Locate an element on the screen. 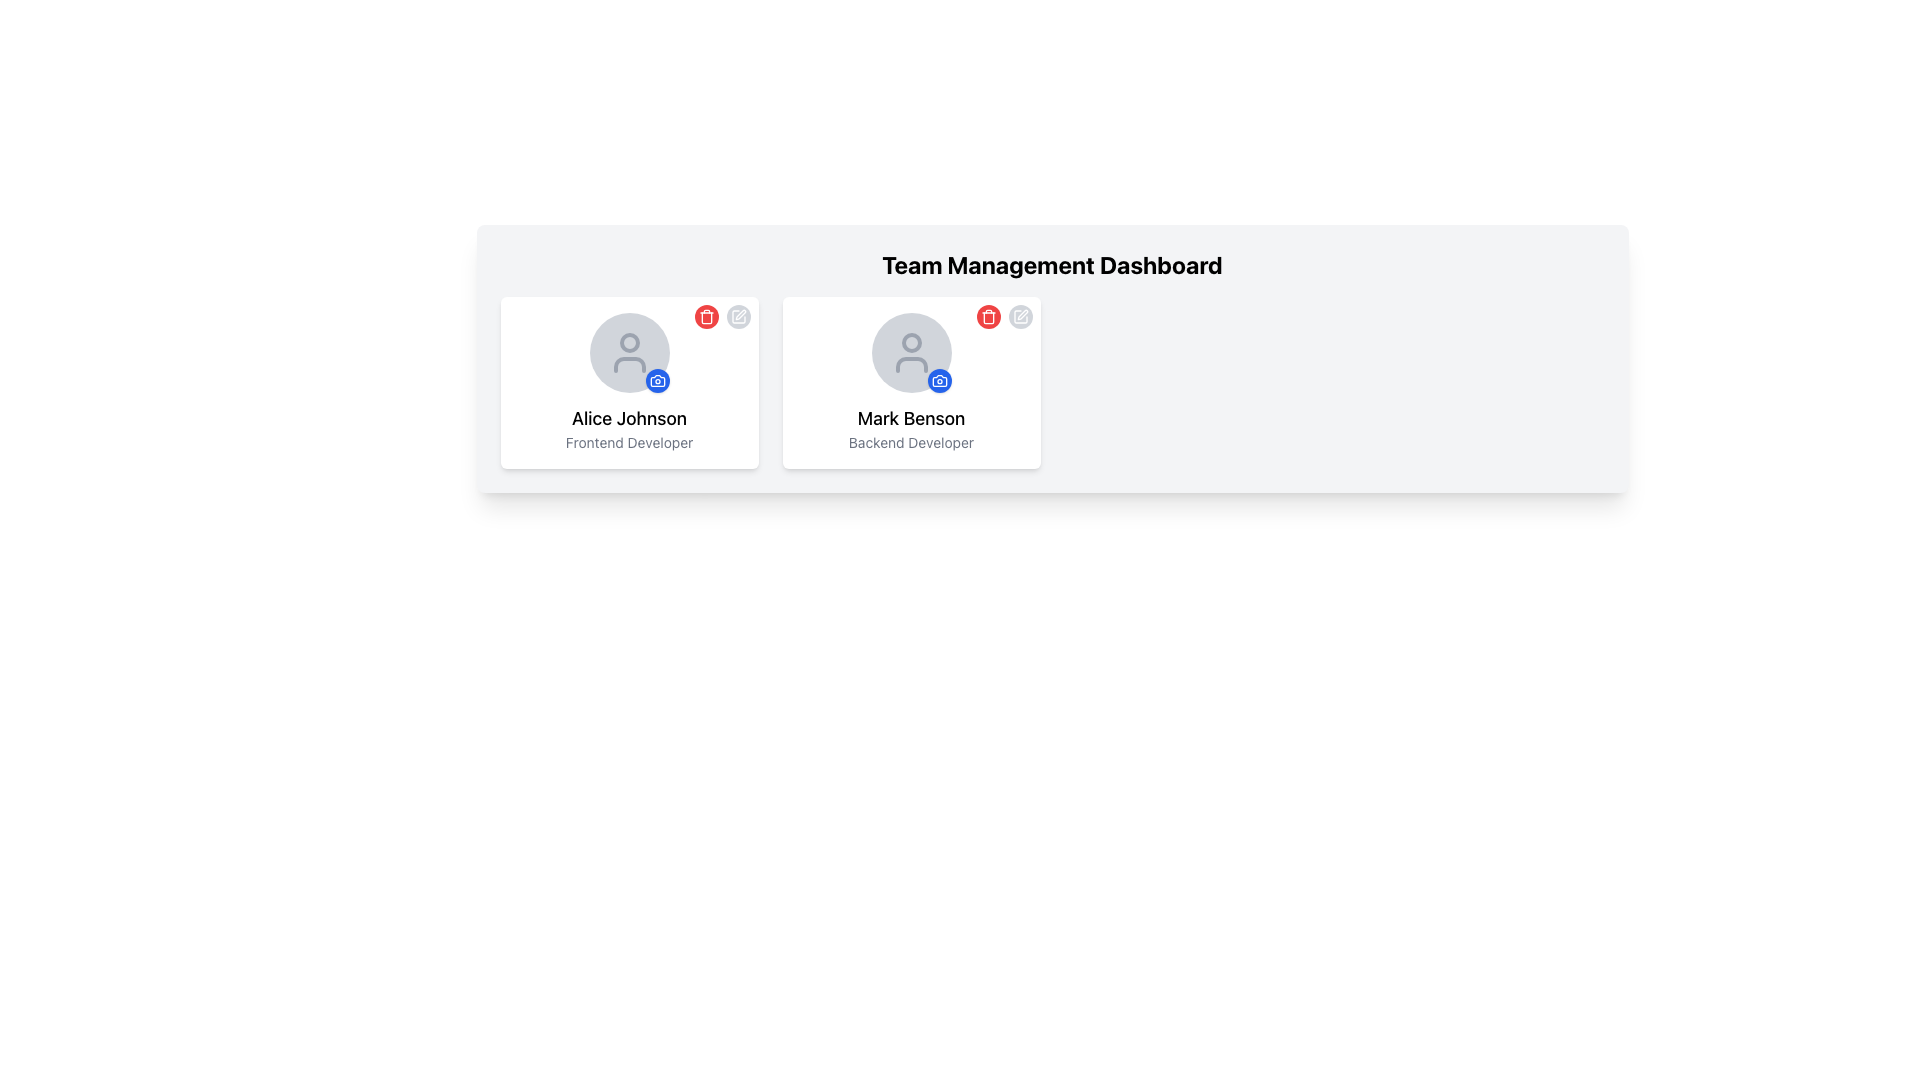  the user profile card component on the left side of the row within the grid layout, which features a rounded white background with a user icon, name, and role title is located at coordinates (628, 382).